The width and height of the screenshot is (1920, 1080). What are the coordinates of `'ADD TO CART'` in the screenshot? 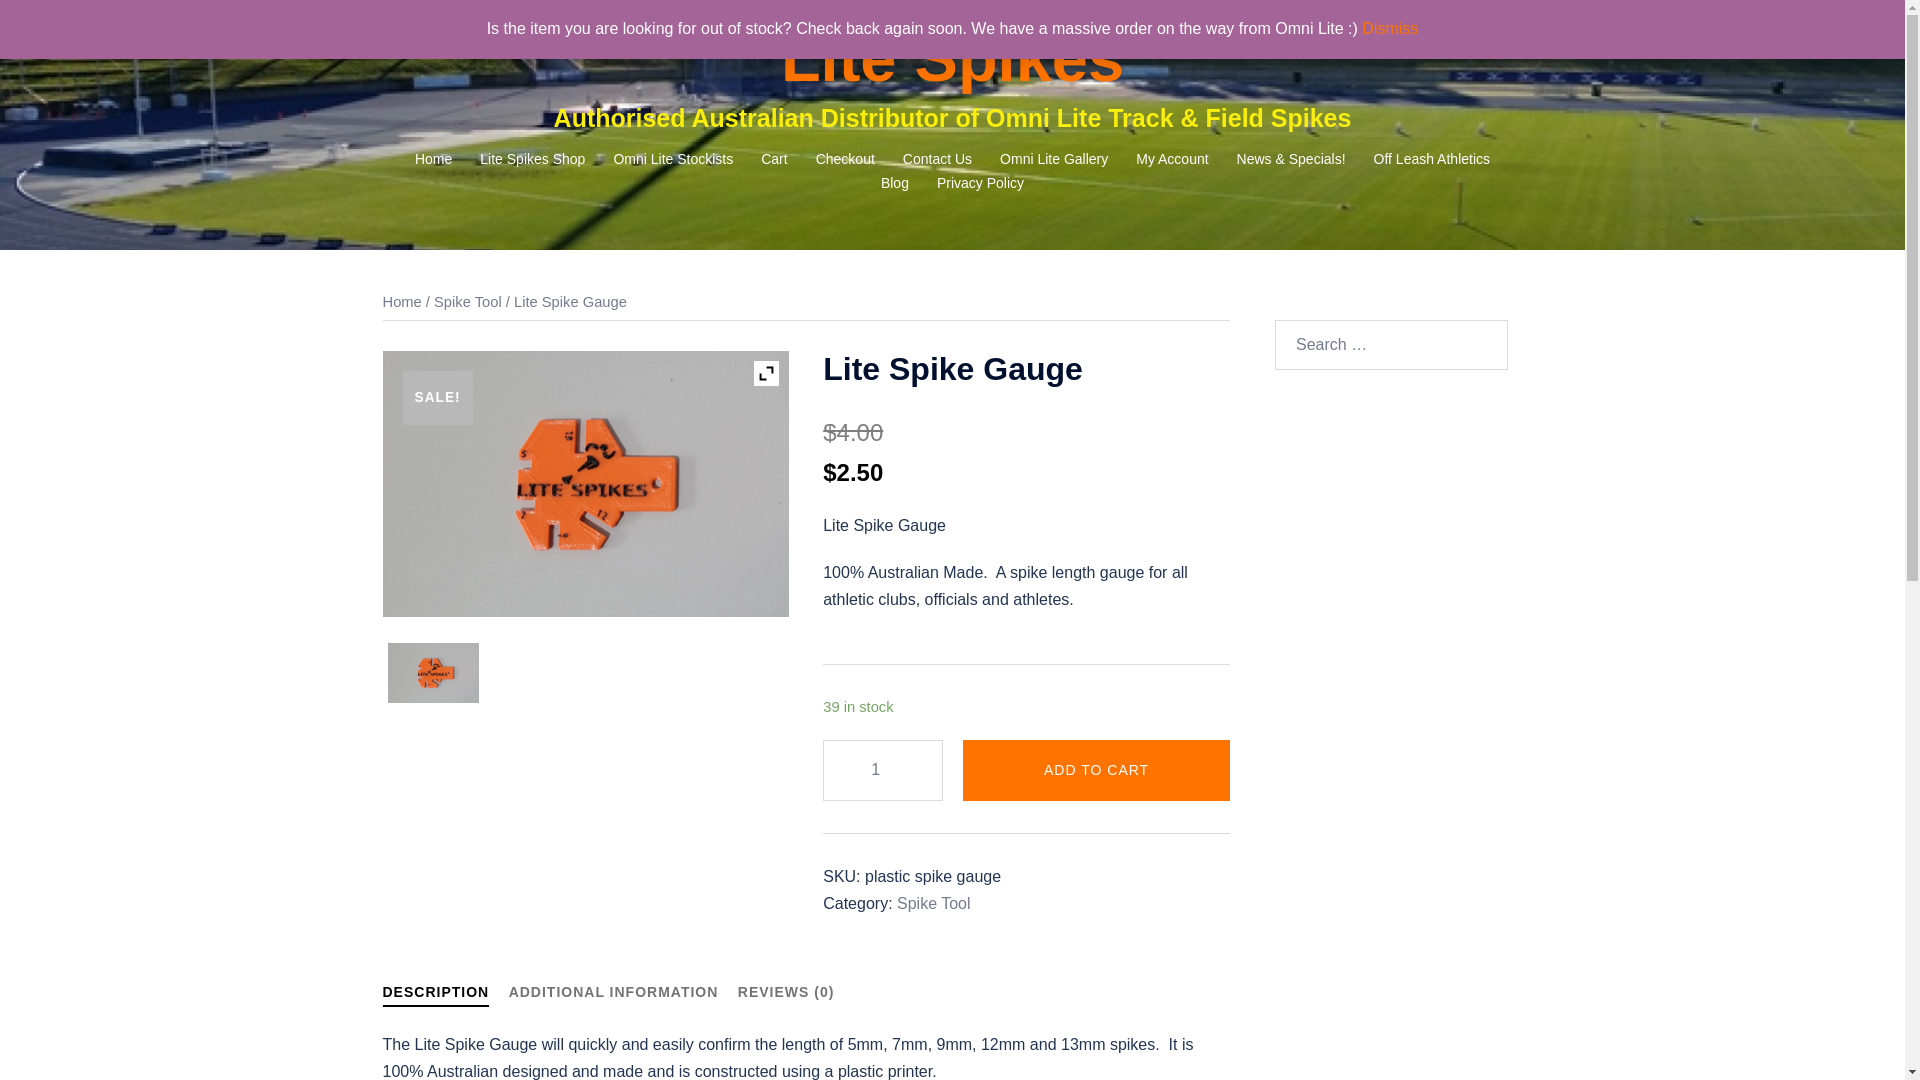 It's located at (1095, 769).